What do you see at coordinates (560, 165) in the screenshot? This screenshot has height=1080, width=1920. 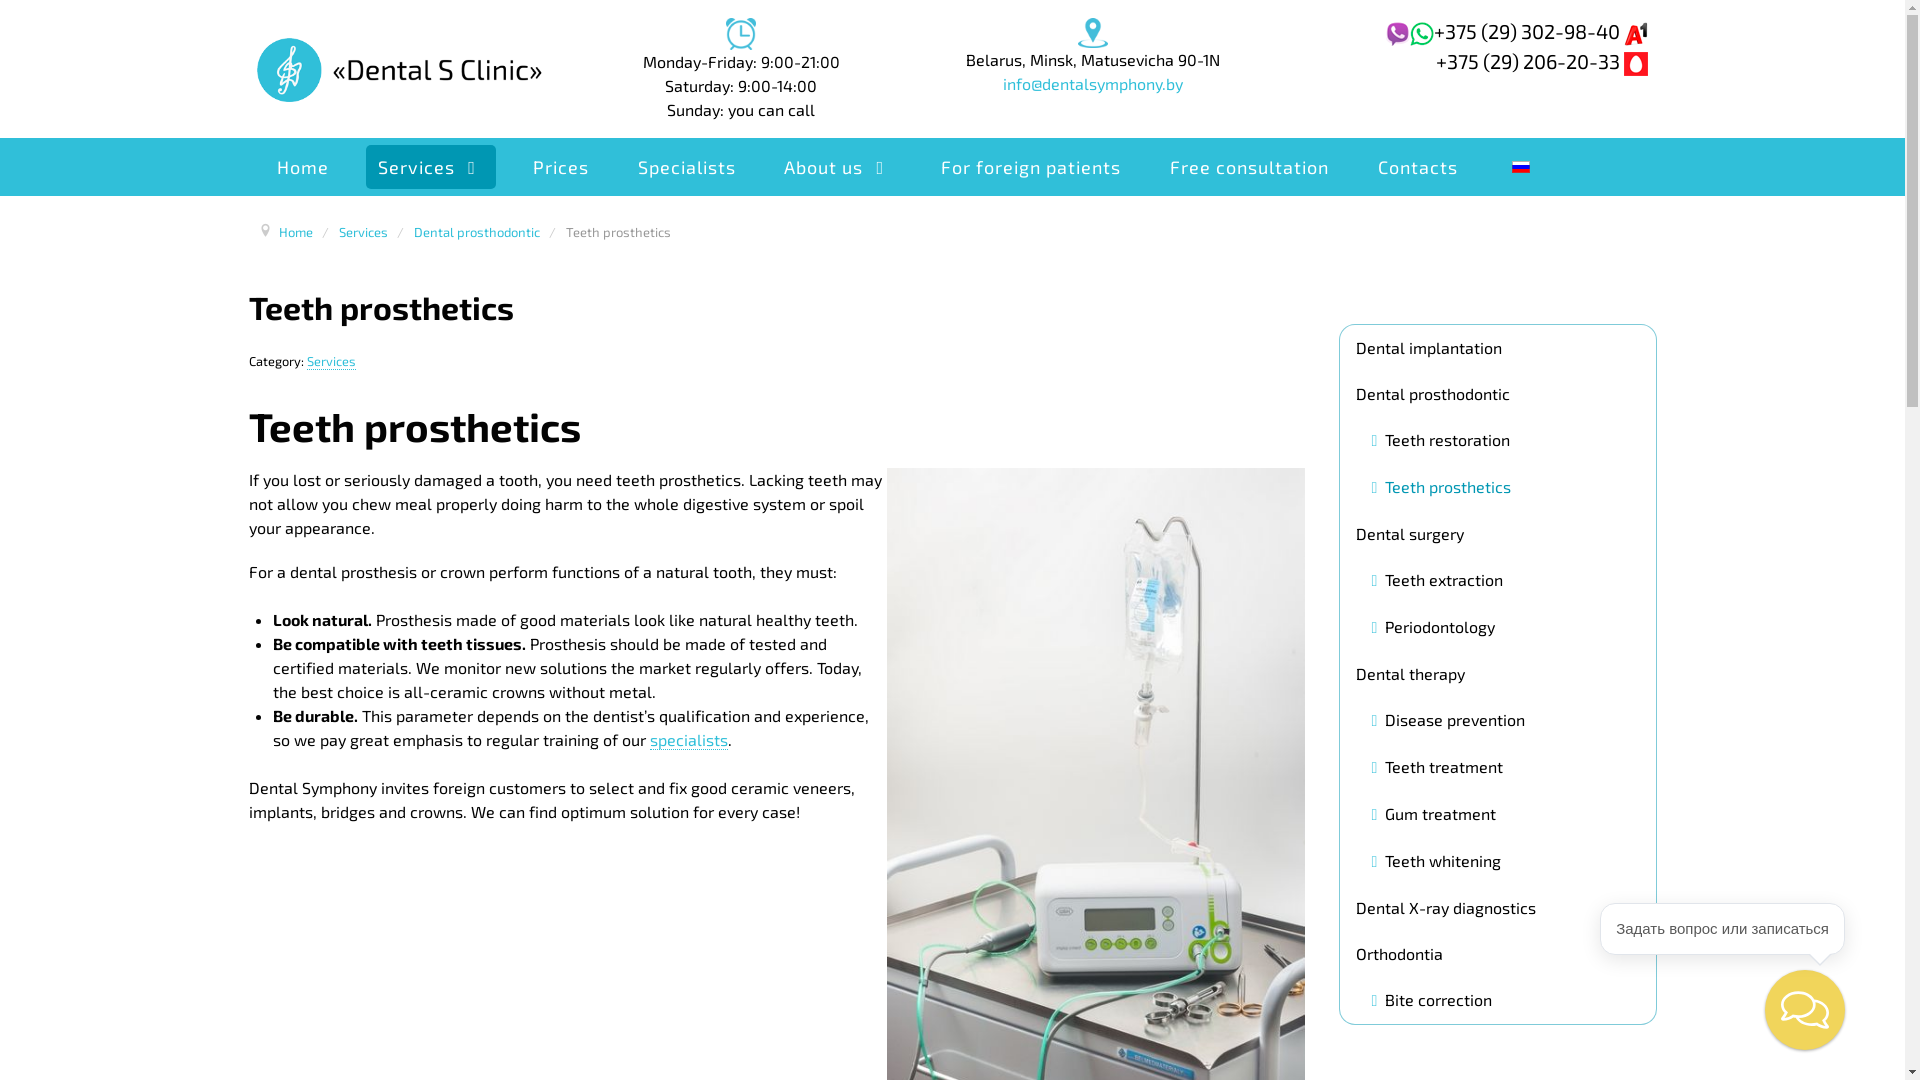 I see `'Prices'` at bounding box center [560, 165].